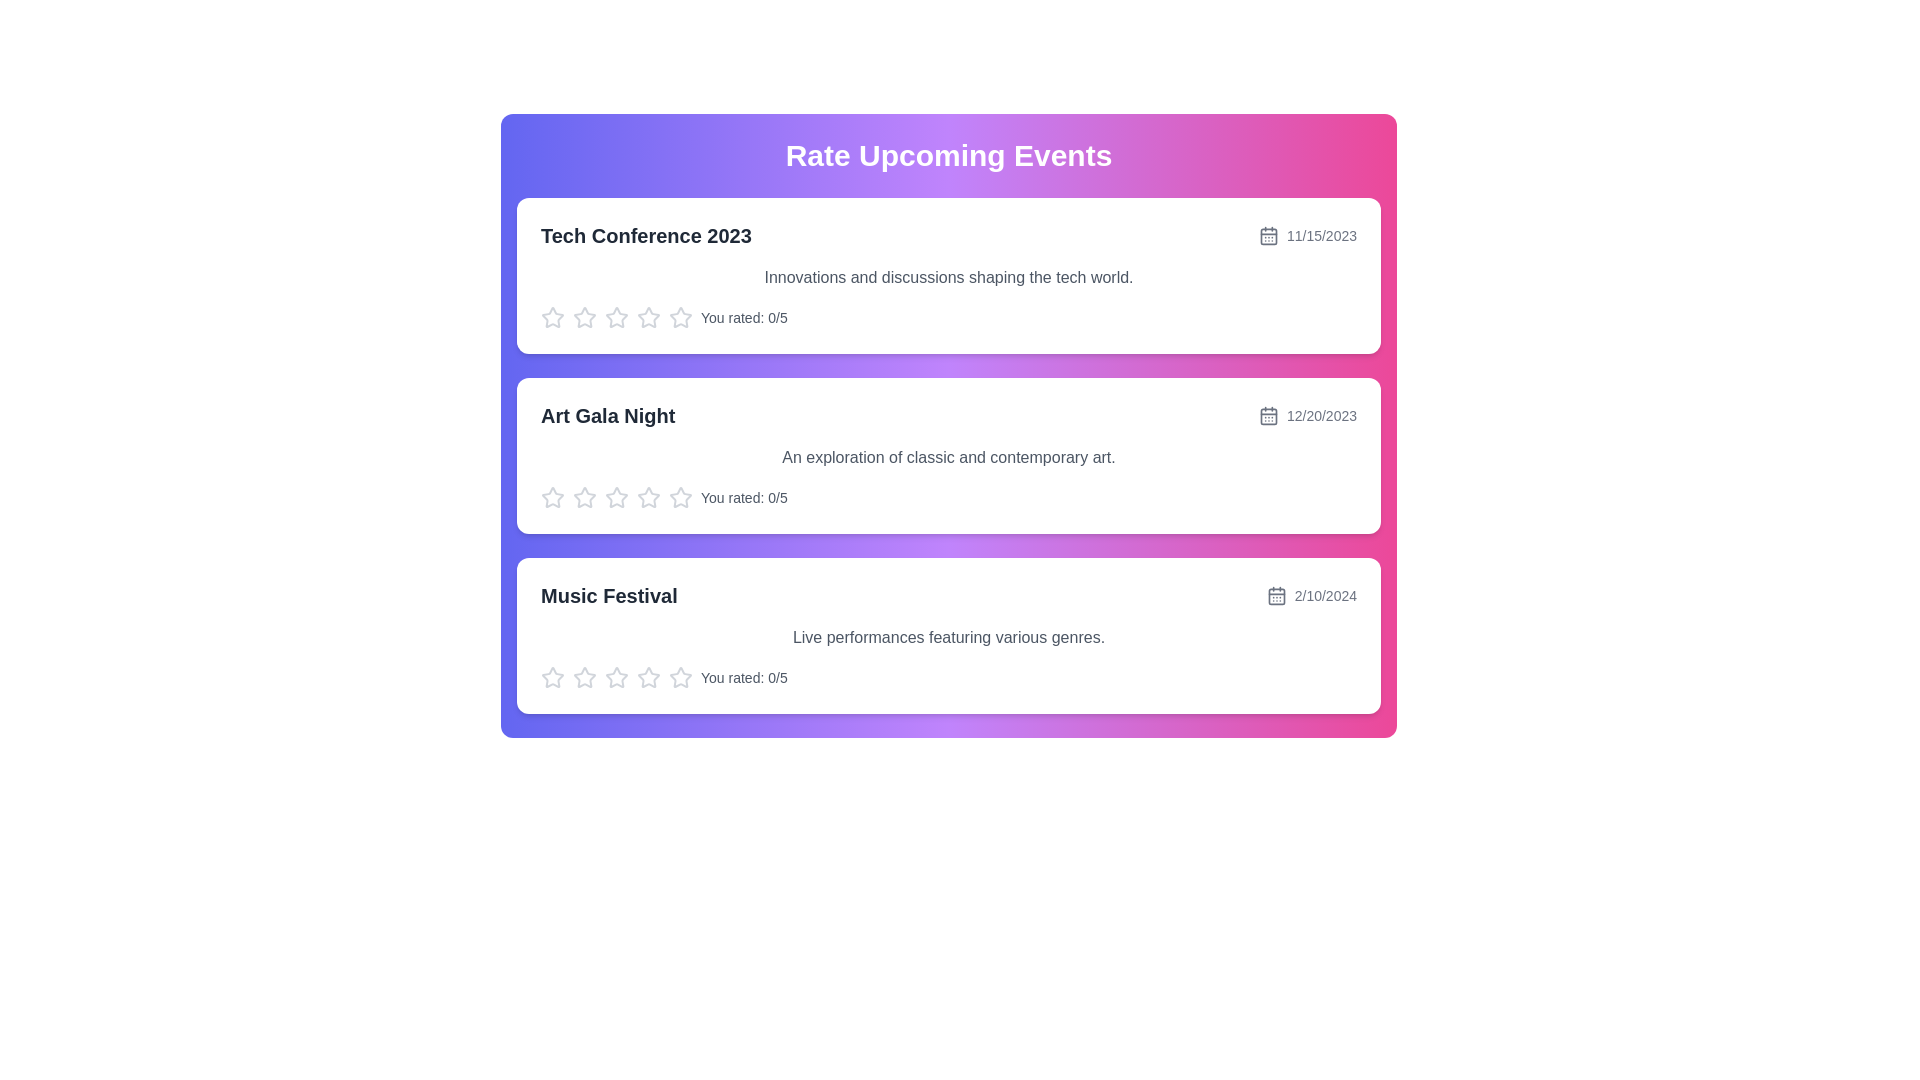 This screenshot has height=1080, width=1920. What do you see at coordinates (616, 496) in the screenshot?
I see `the first star in the rating widget located in the 'Art Gala Night' card to provide a one-star rating` at bounding box center [616, 496].